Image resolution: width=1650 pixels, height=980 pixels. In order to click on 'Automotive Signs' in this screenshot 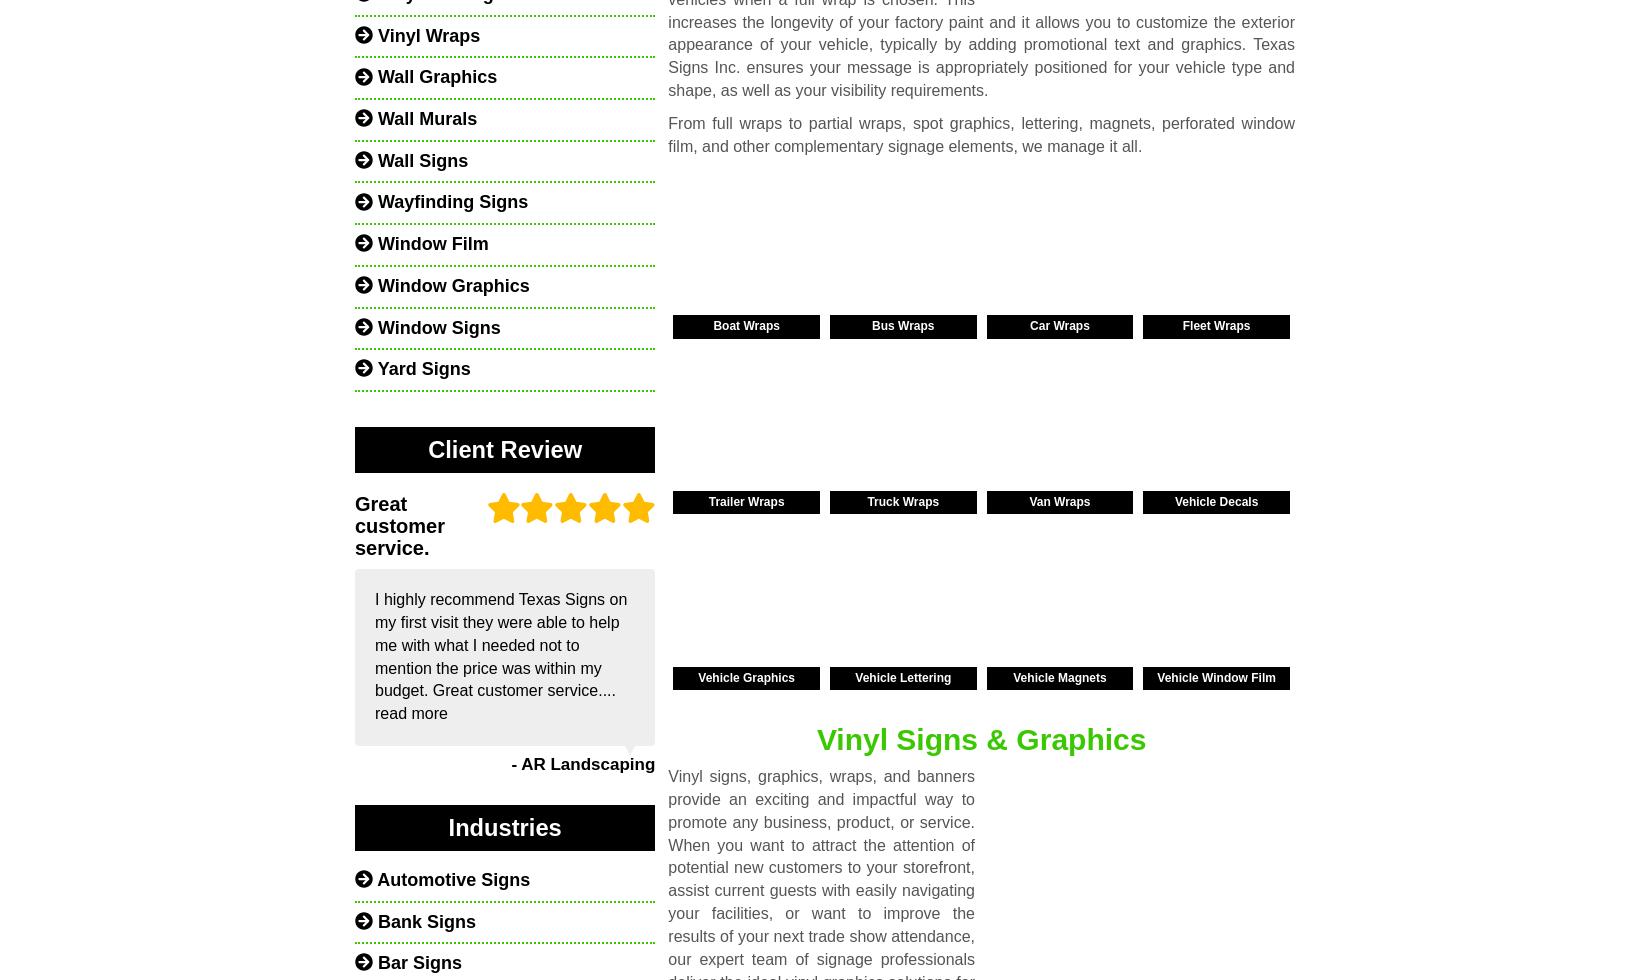, I will do `click(450, 878)`.